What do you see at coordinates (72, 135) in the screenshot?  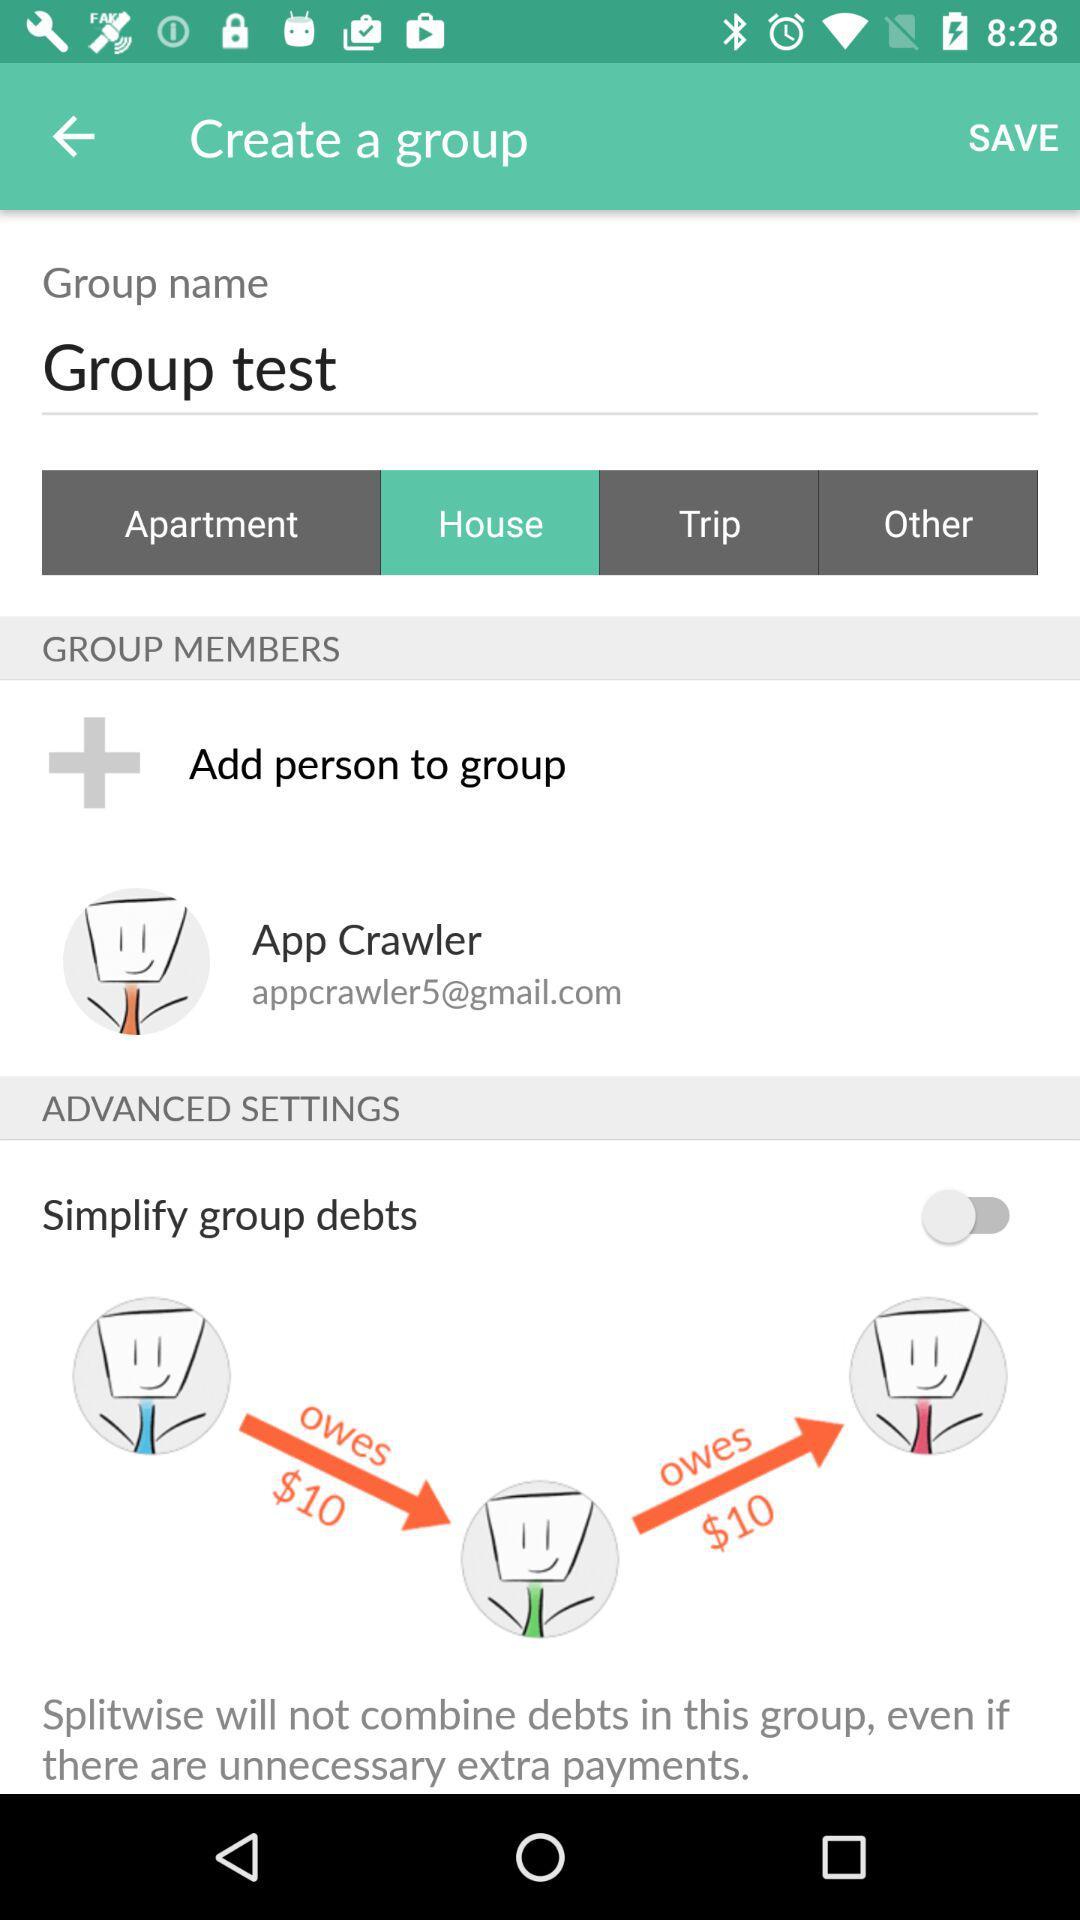 I see `the icon to the left of the create a group` at bounding box center [72, 135].